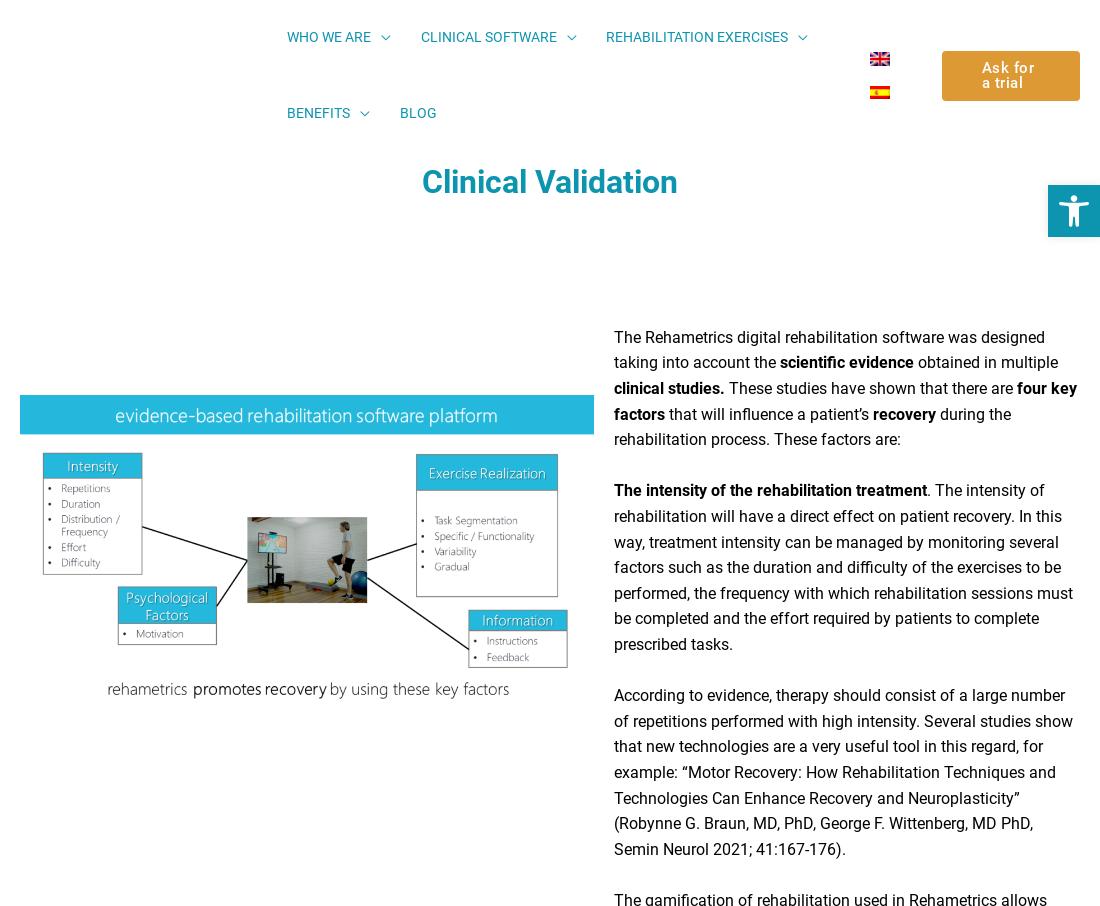 This screenshot has height=906, width=1100. What do you see at coordinates (768, 421) in the screenshot?
I see `'that will influence a patient’s'` at bounding box center [768, 421].